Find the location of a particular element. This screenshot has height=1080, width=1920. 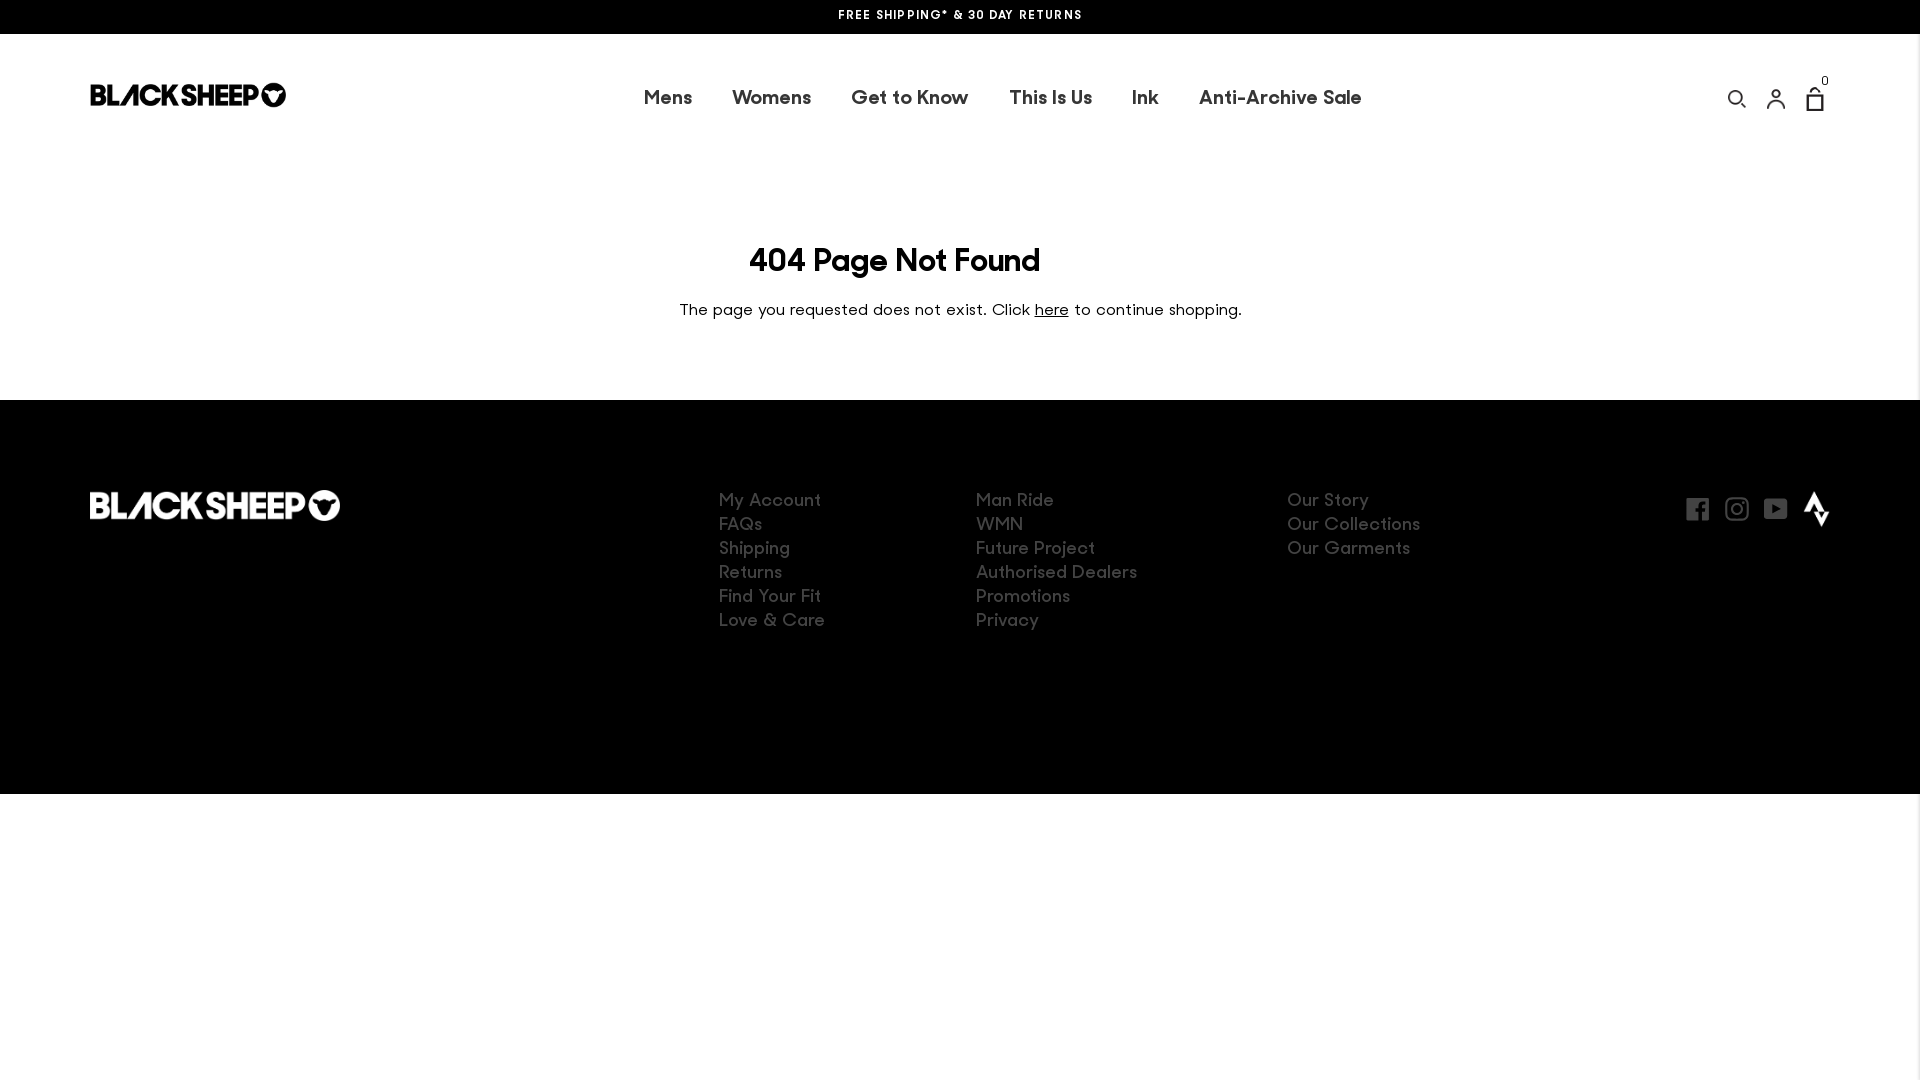

'Mens' is located at coordinates (667, 99).